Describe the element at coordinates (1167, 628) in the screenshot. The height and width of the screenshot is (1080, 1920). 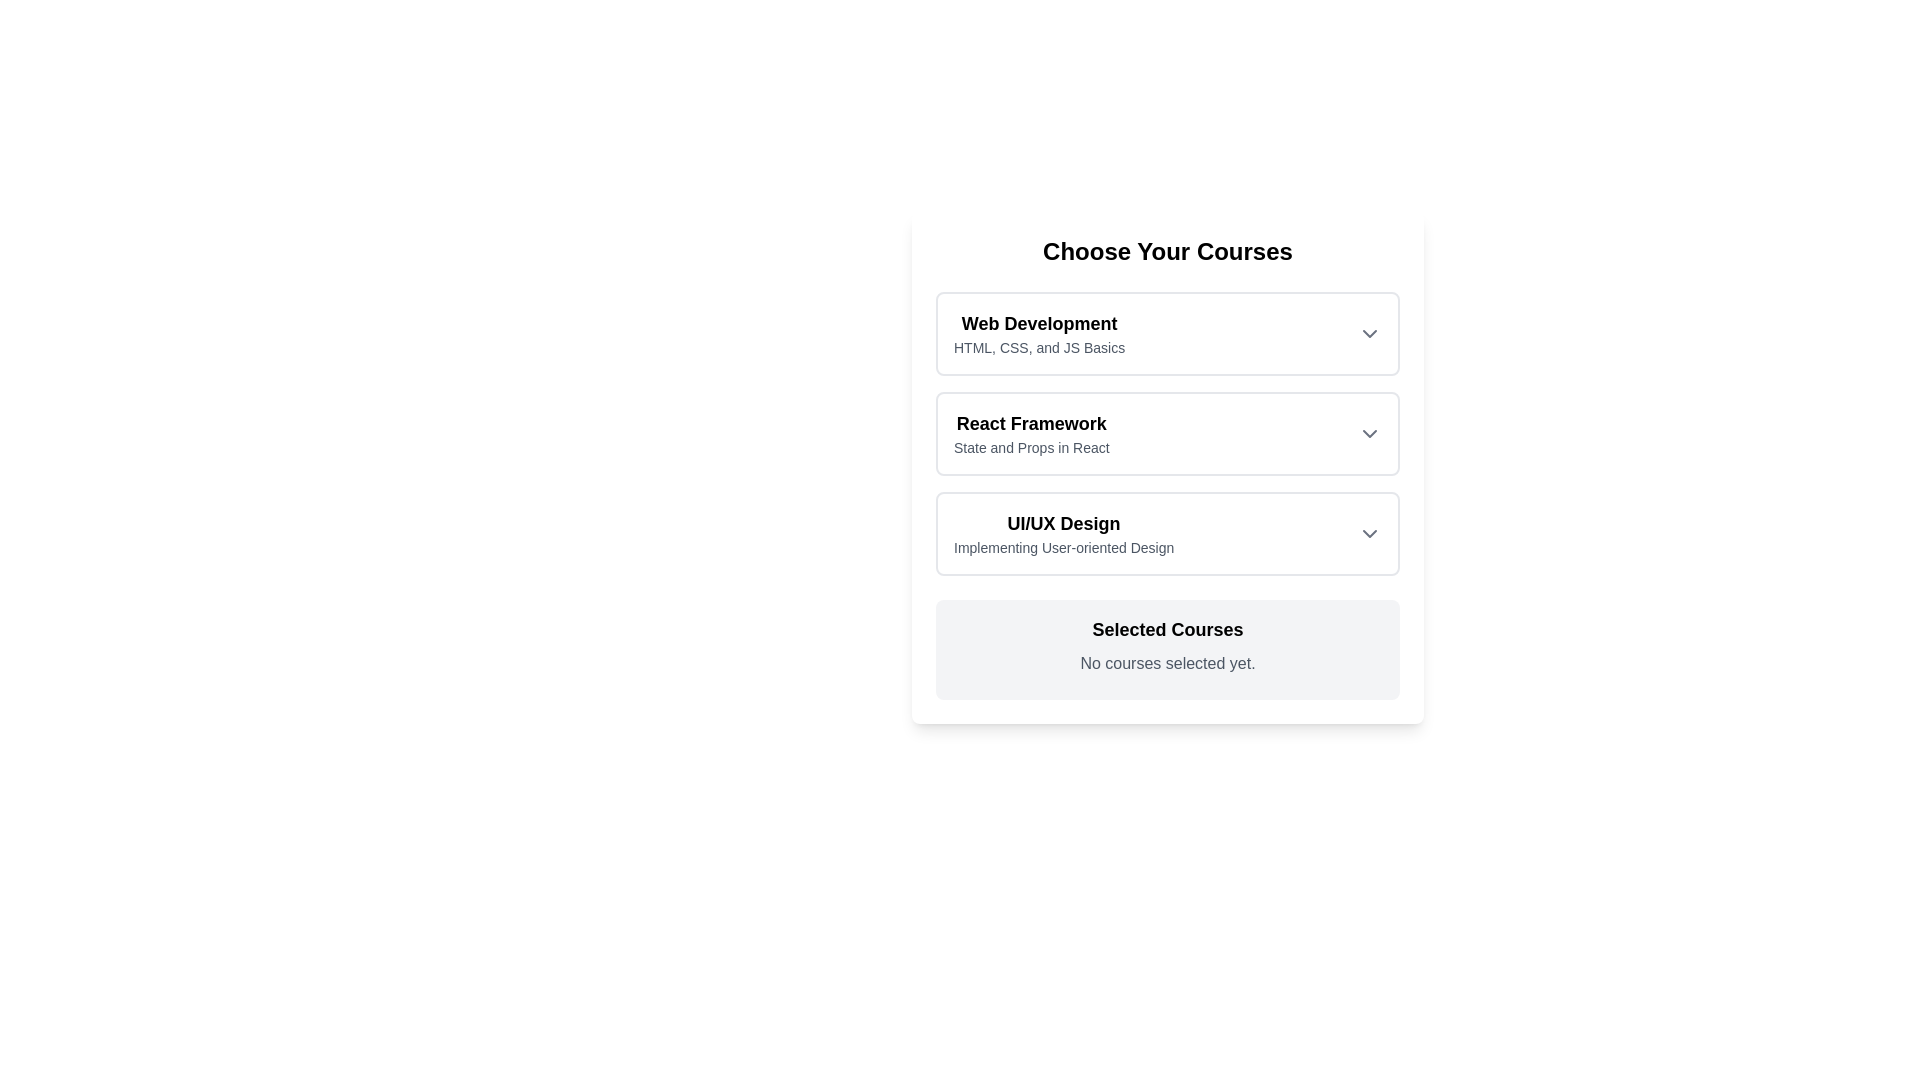
I see `the text label that displays 'Selected Courses', which is styled in bold and medium-large font within a light gray background area and serves as the heading for its section` at that location.